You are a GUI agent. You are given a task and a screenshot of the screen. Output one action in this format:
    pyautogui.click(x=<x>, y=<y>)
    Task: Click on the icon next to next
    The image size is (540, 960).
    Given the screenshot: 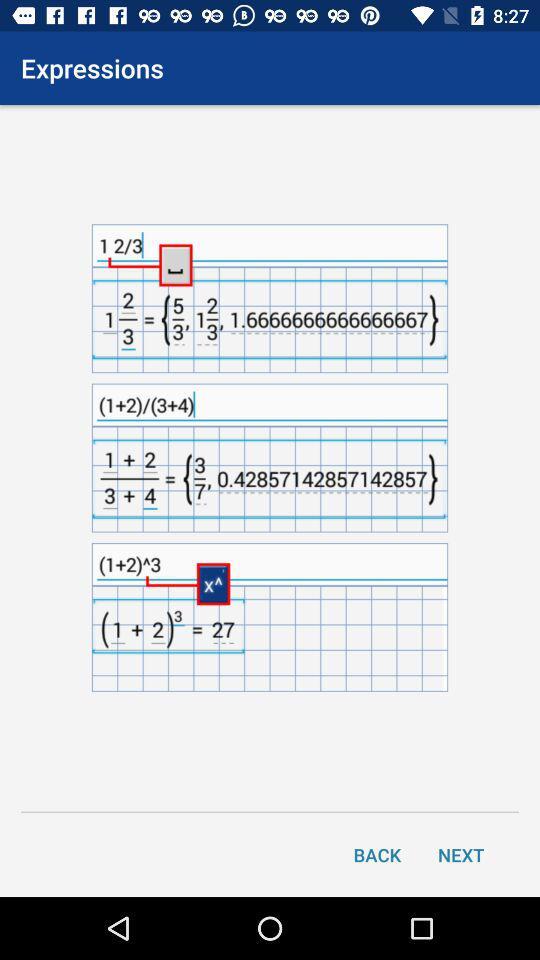 What is the action you would take?
    pyautogui.click(x=377, y=853)
    